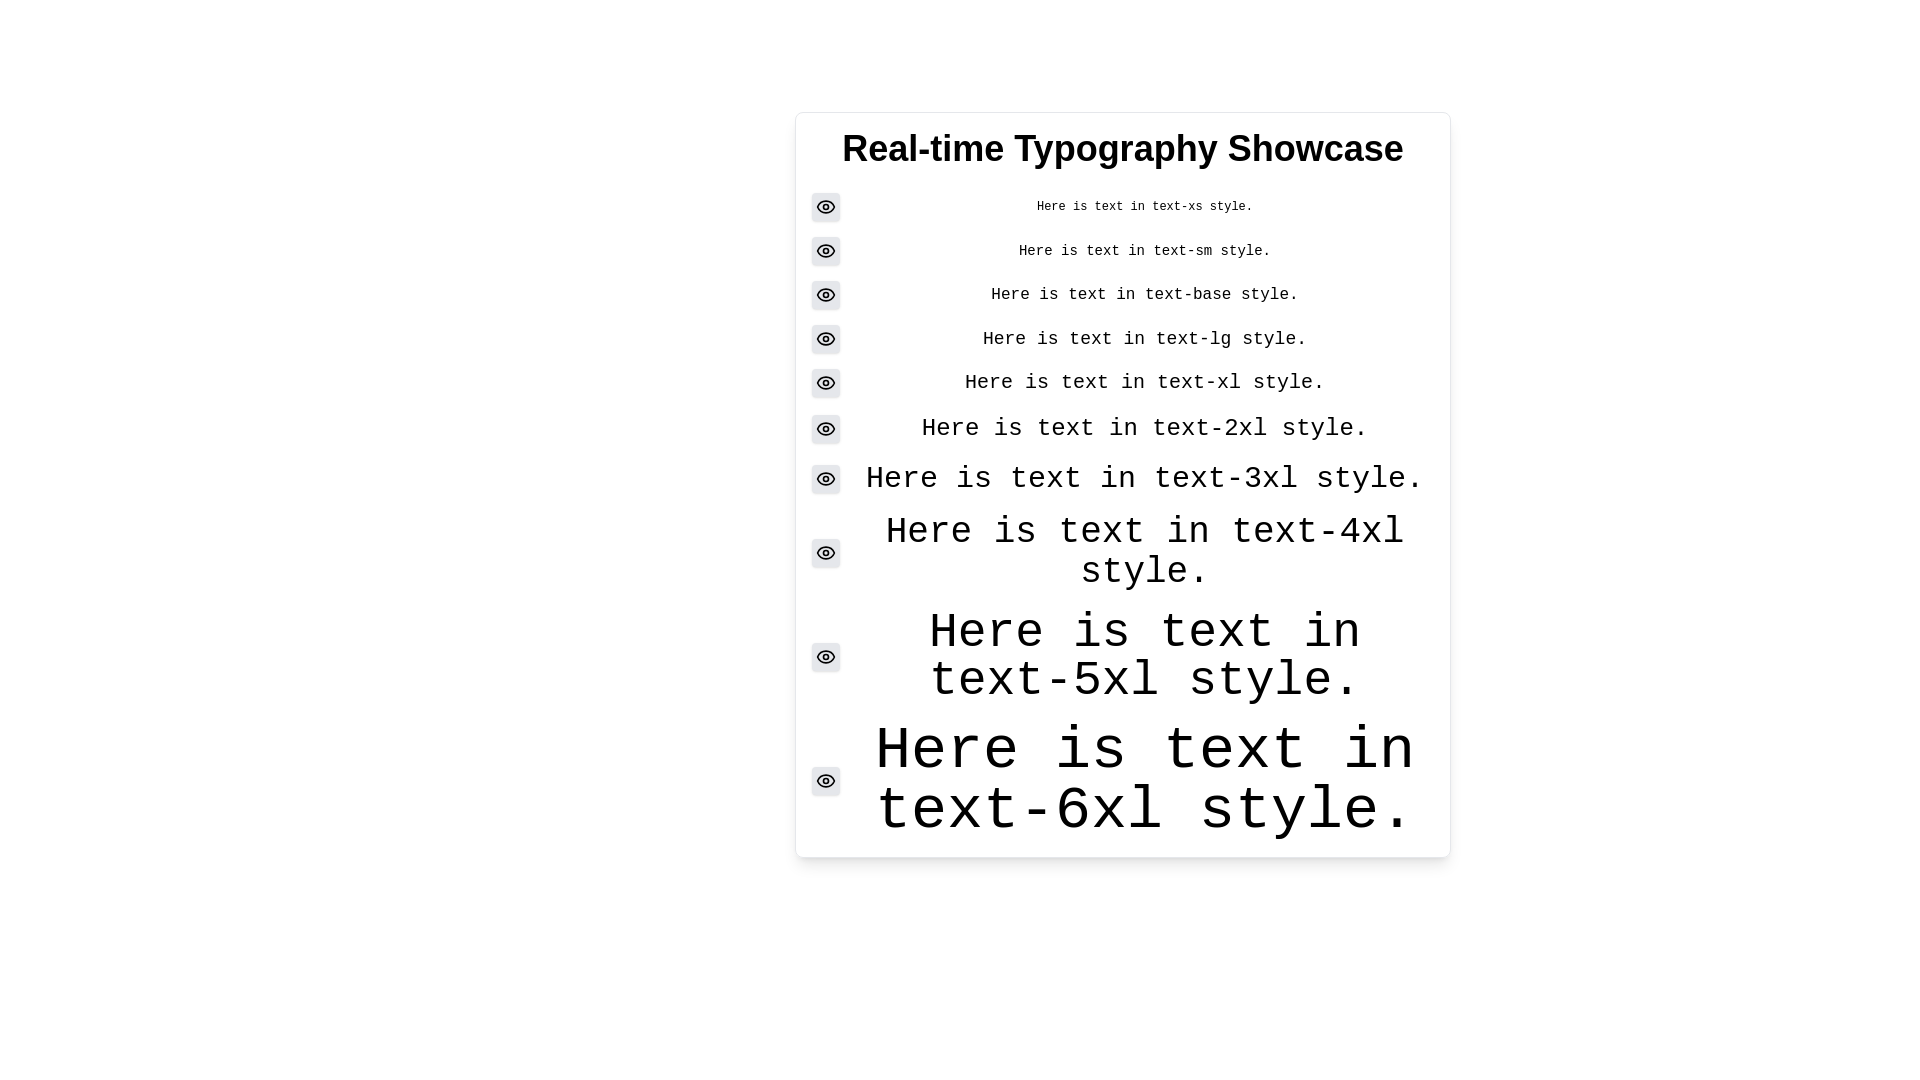 The height and width of the screenshot is (1080, 1920). I want to click on the large static text block displaying 'Here is text in text-6xl style.' located at the bottom of the typographic showcase list, so click(1145, 779).